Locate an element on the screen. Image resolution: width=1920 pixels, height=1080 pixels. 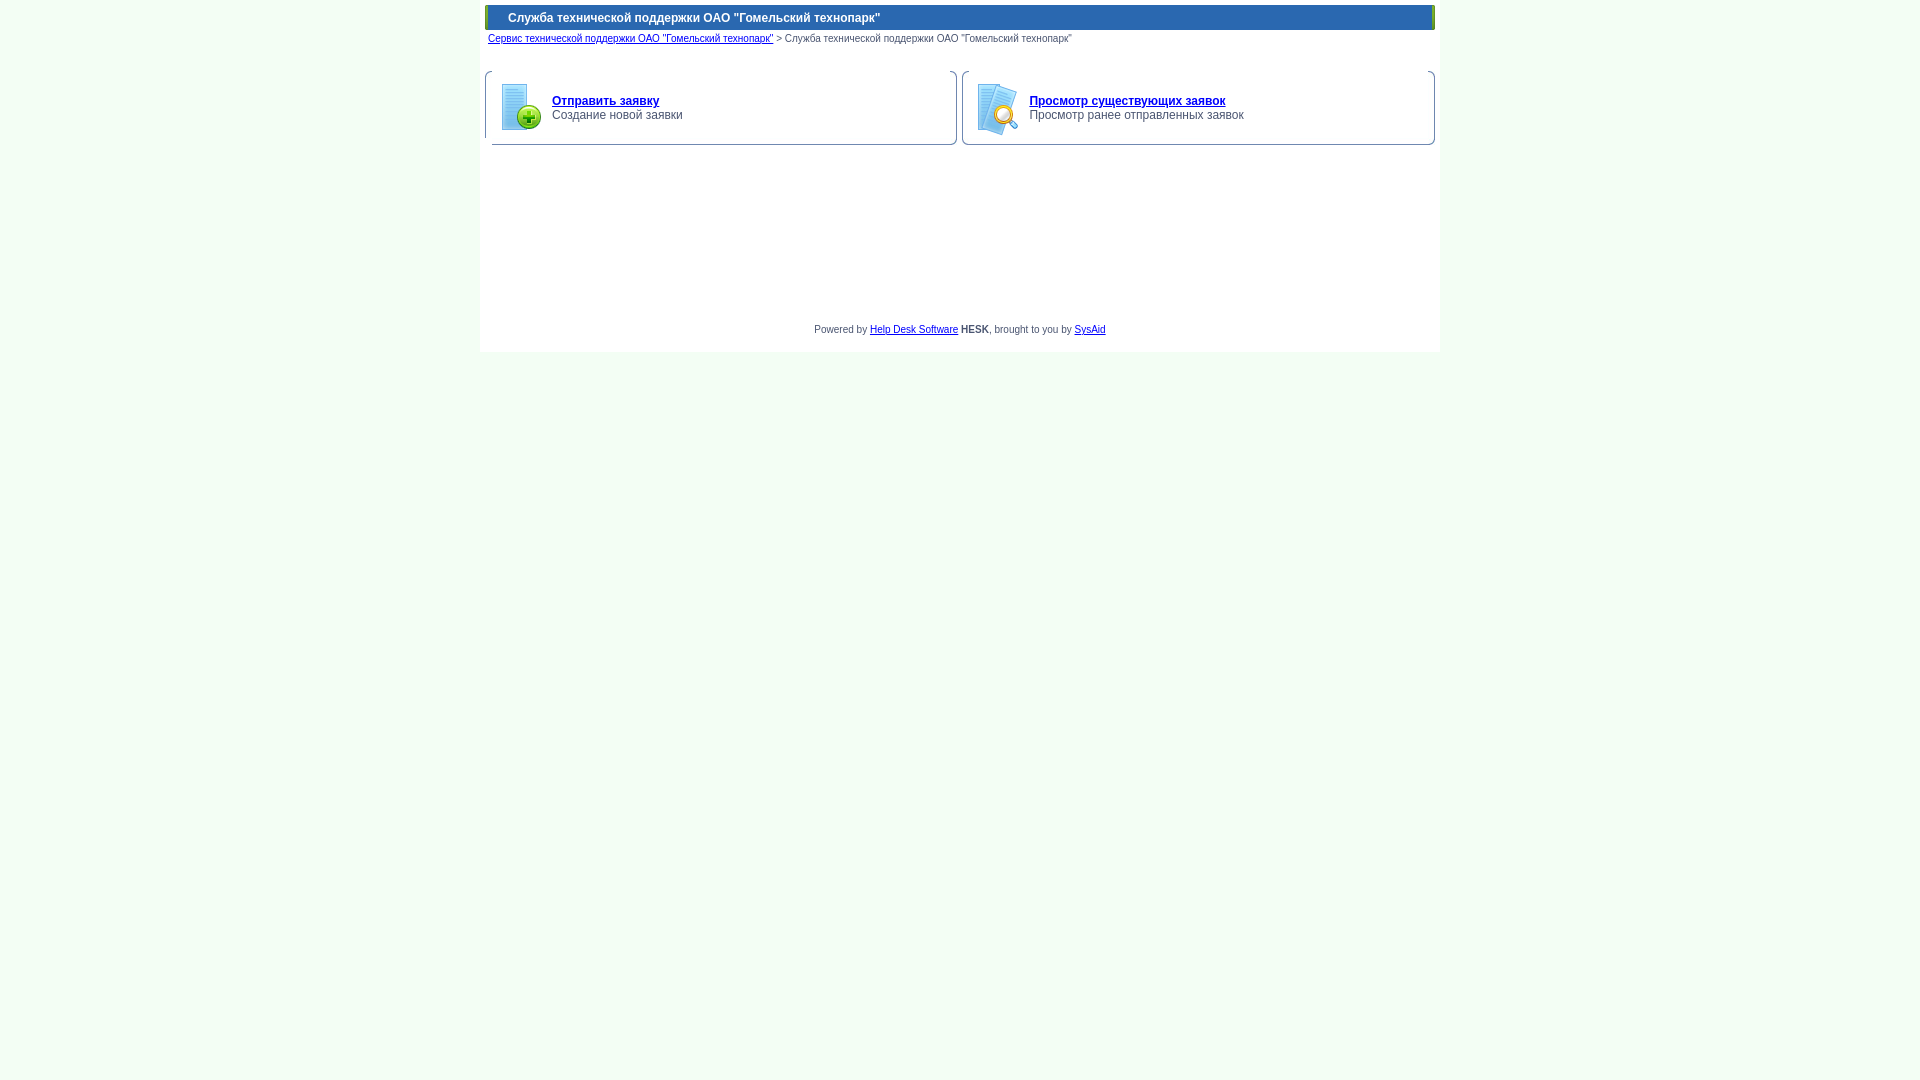
'Help Desk Software' is located at coordinates (912, 328).